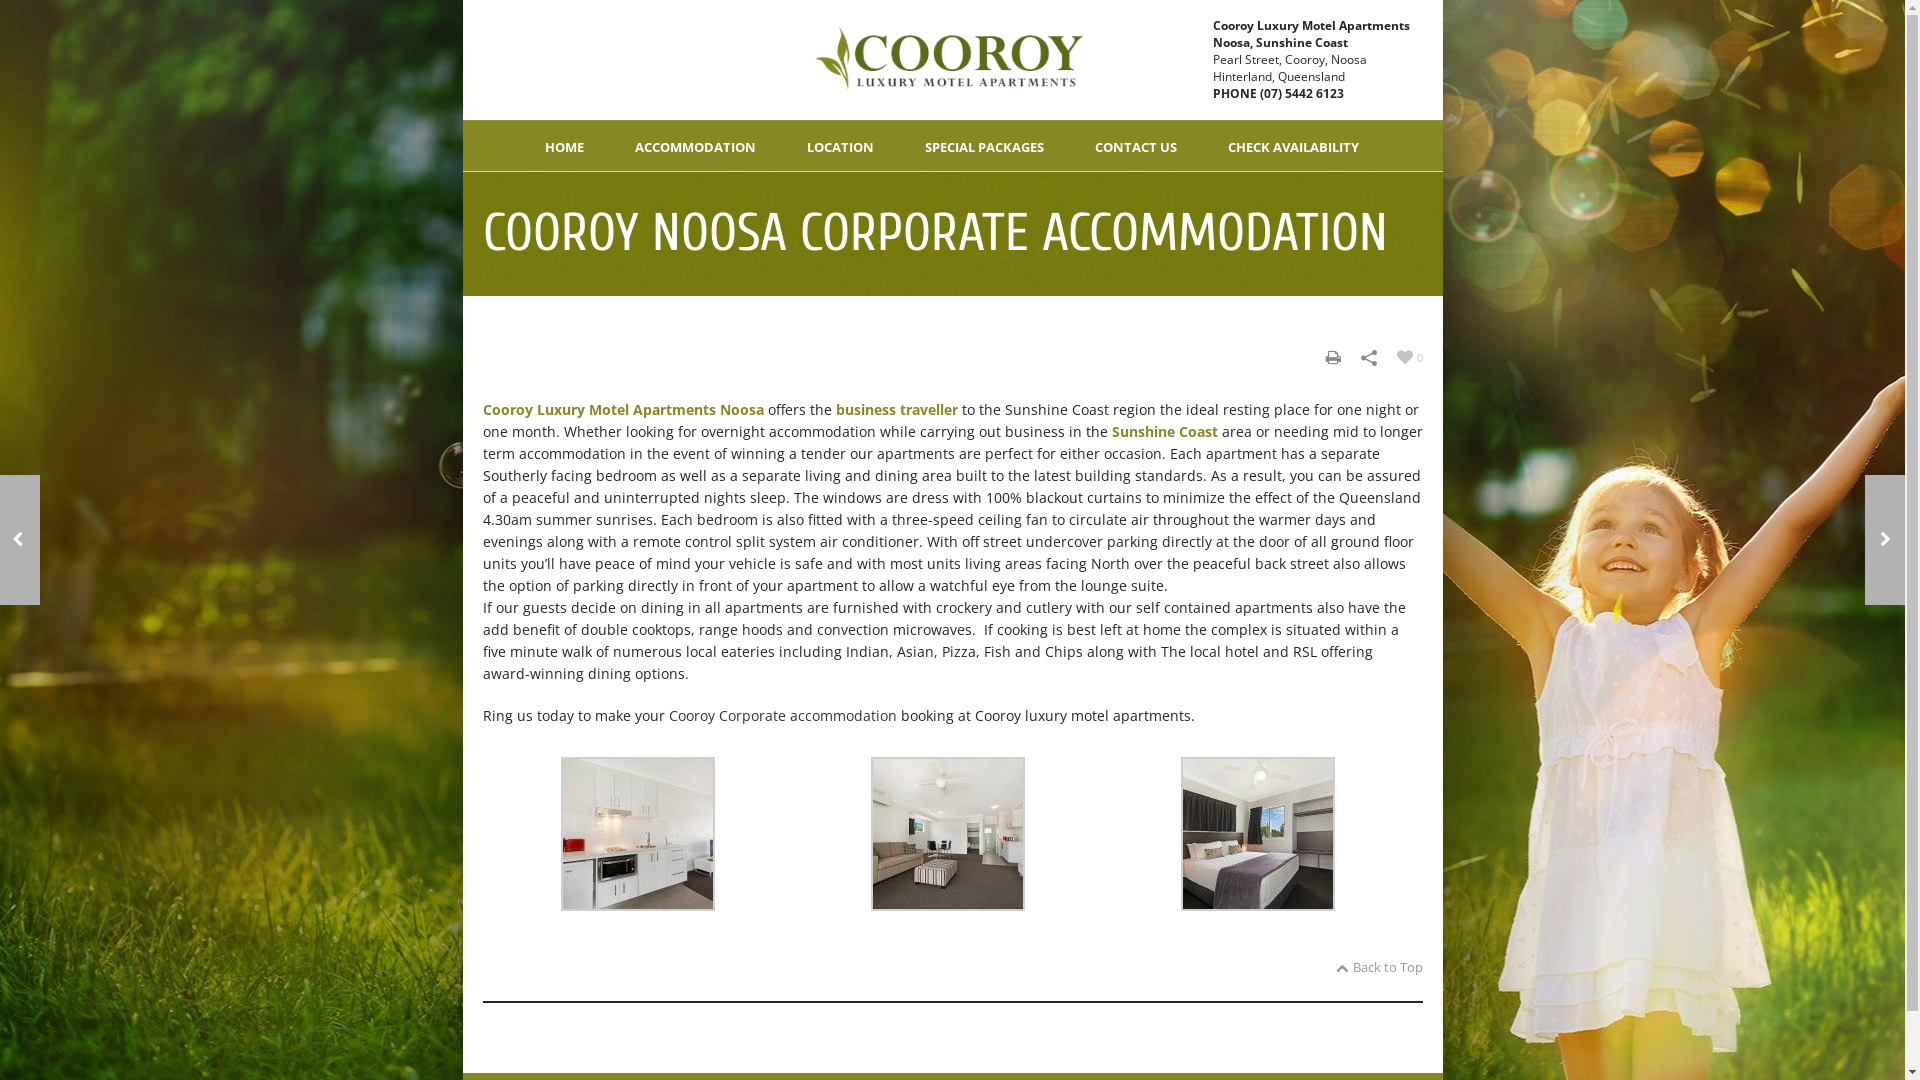  What do you see at coordinates (608, 145) in the screenshot?
I see `'ACCOMMODATION'` at bounding box center [608, 145].